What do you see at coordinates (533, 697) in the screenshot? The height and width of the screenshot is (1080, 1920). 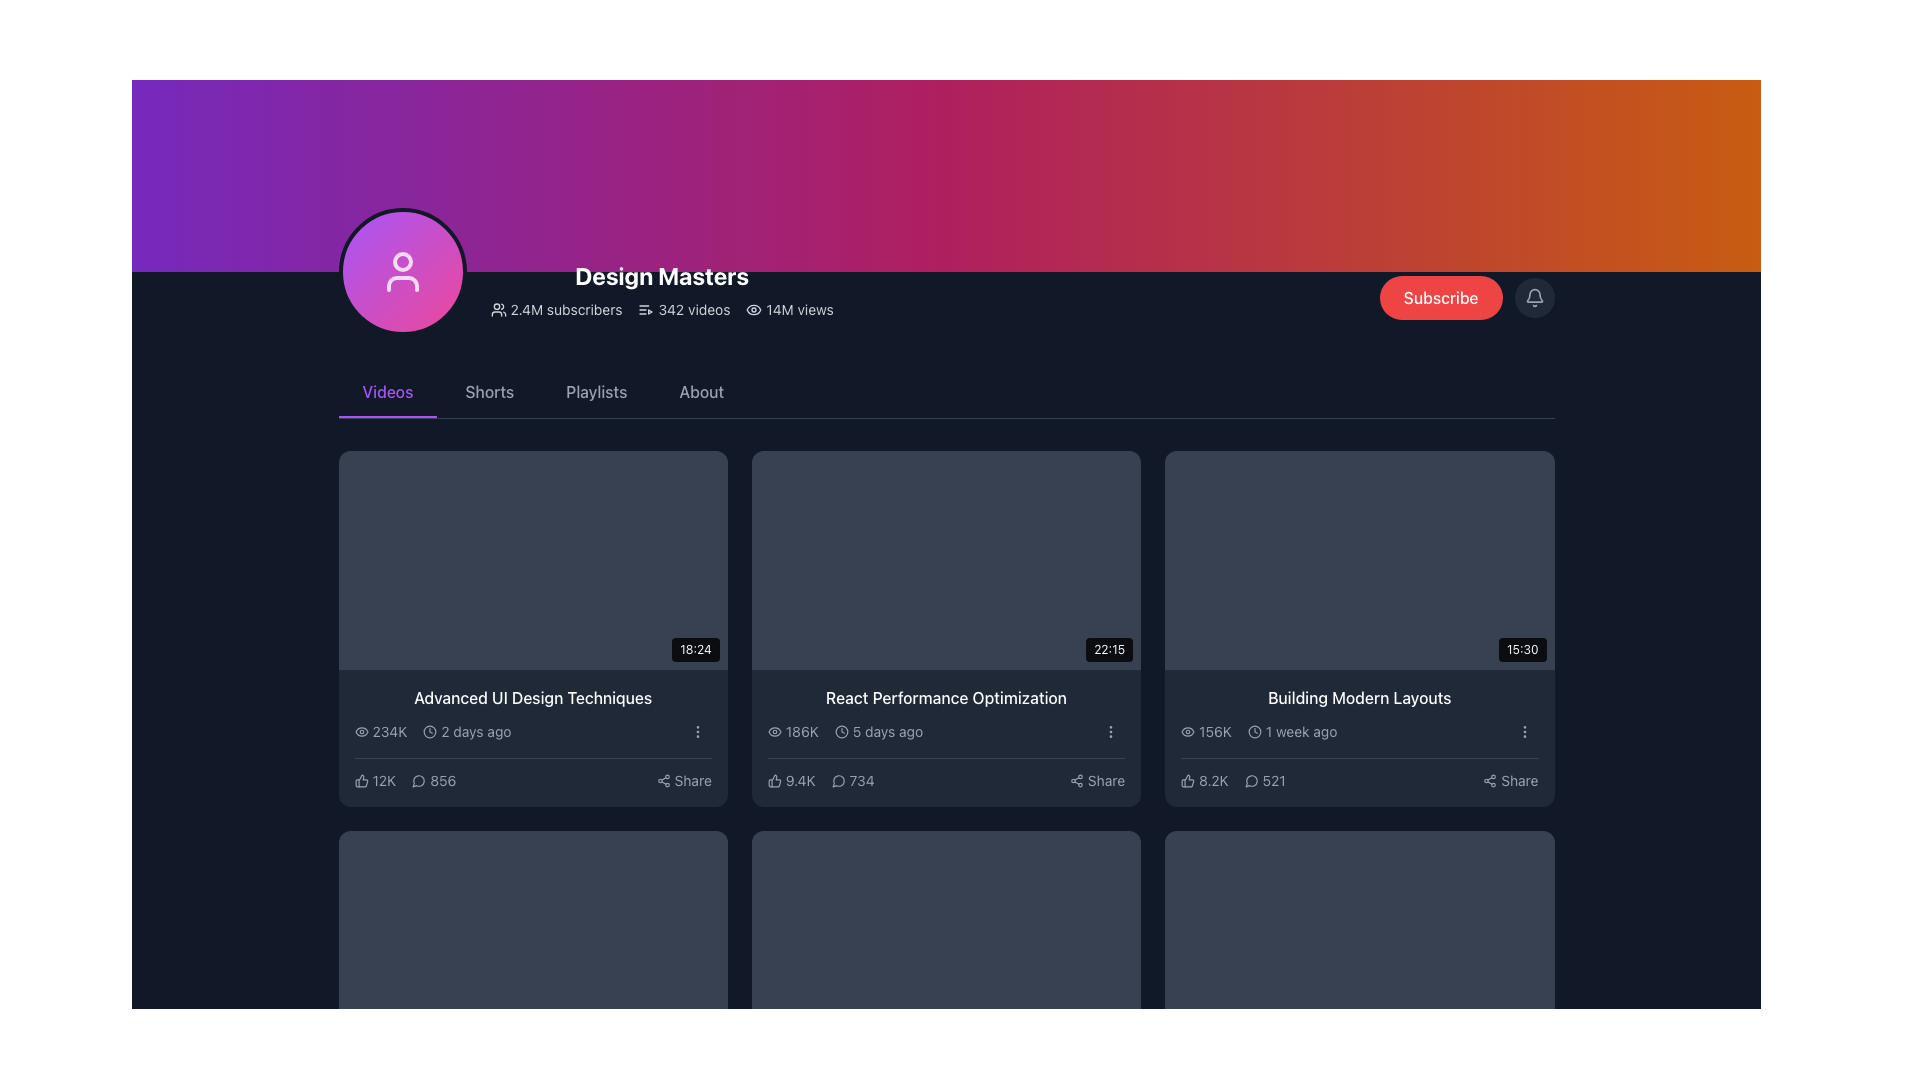 I see `the text label displaying 'Advanced UI Design Techniques'` at bounding box center [533, 697].